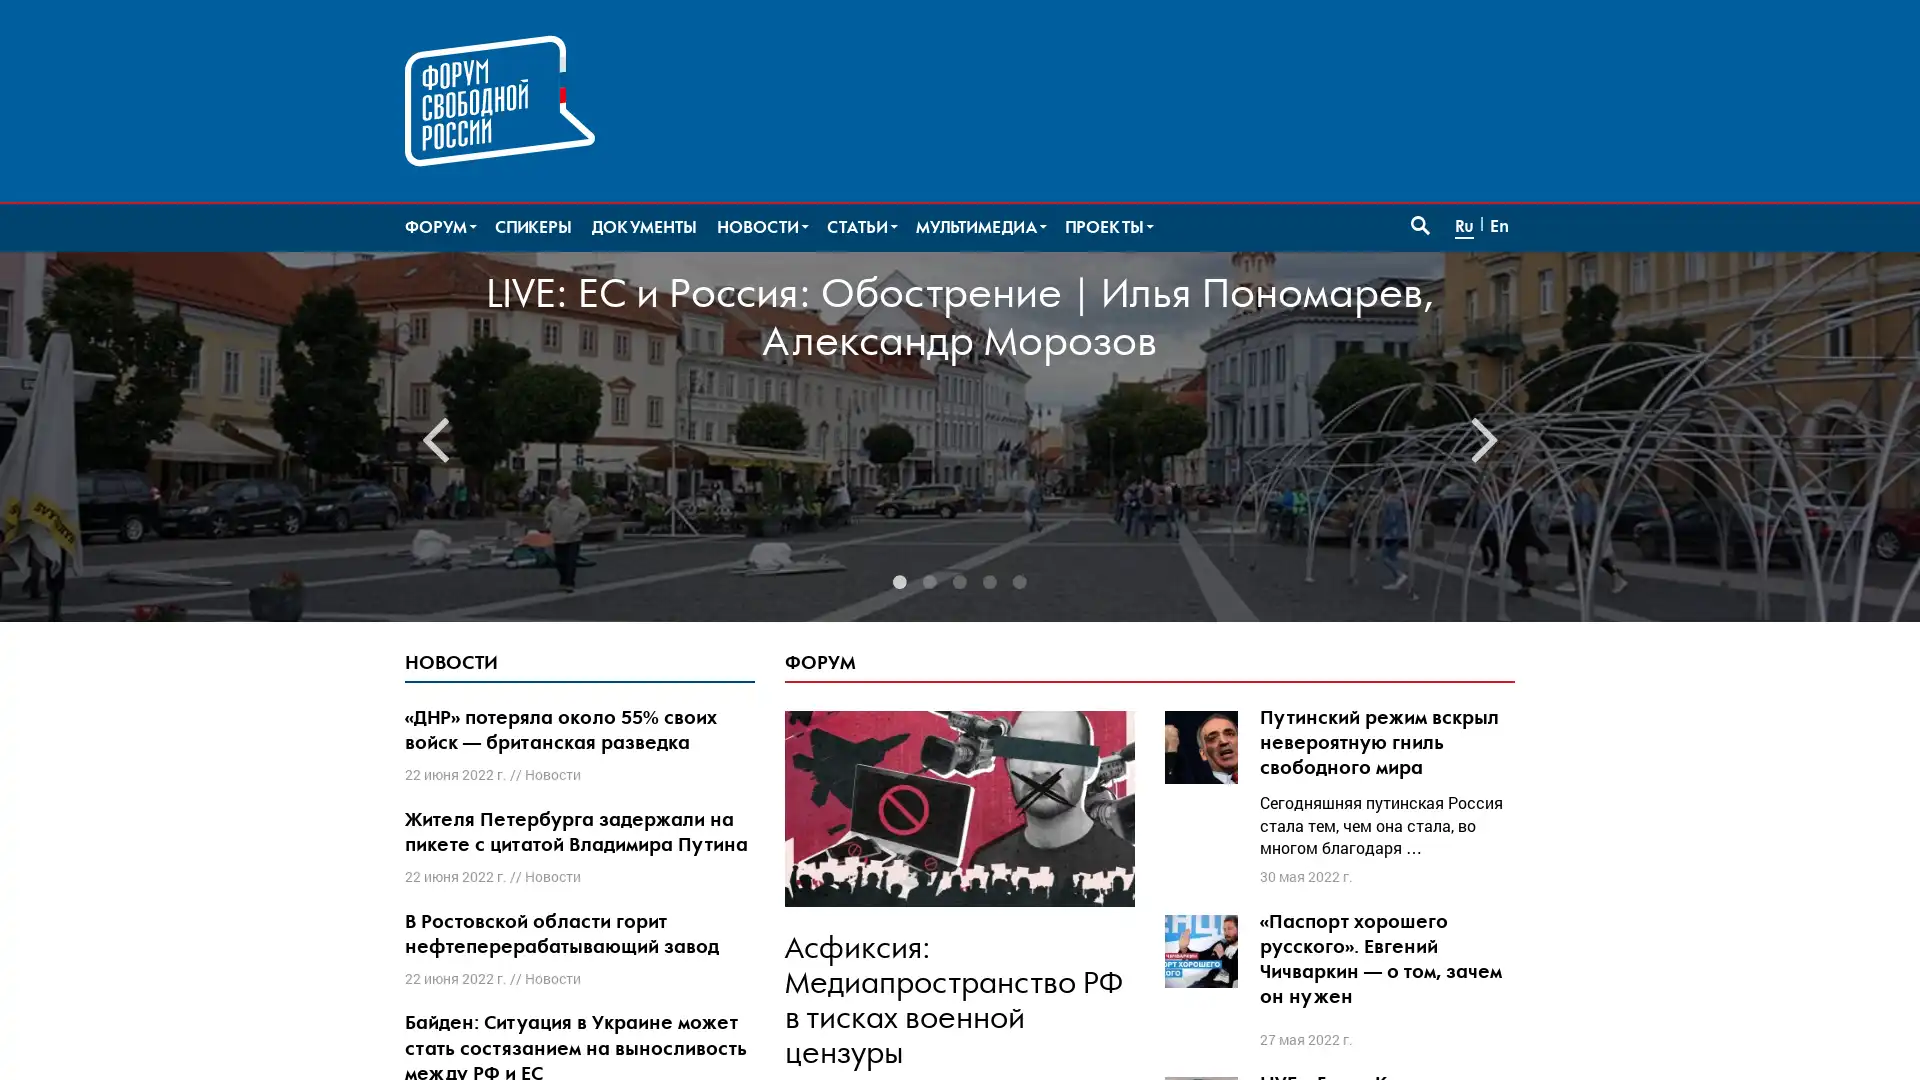  Describe the element at coordinates (1484, 435) in the screenshot. I see `Next` at that location.